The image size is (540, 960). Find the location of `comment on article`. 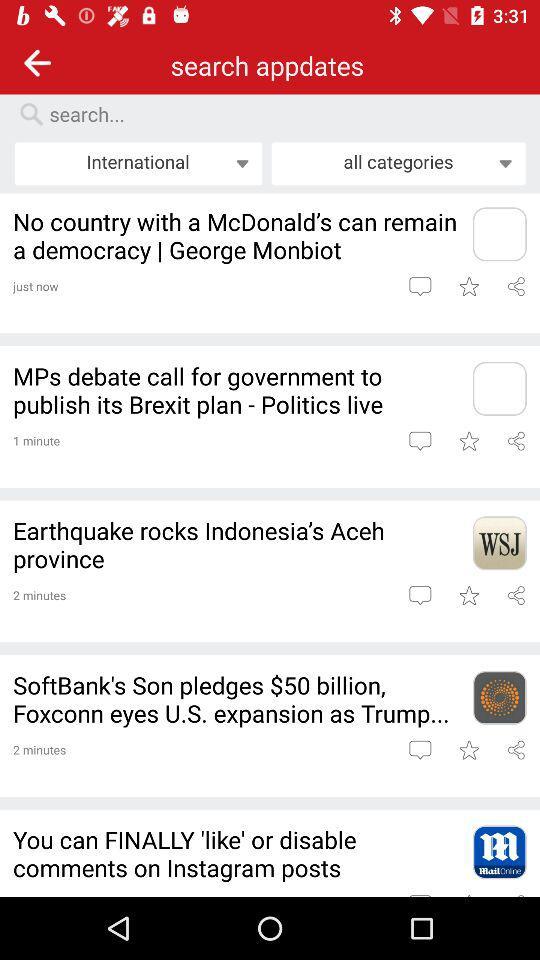

comment on article is located at coordinates (419, 748).